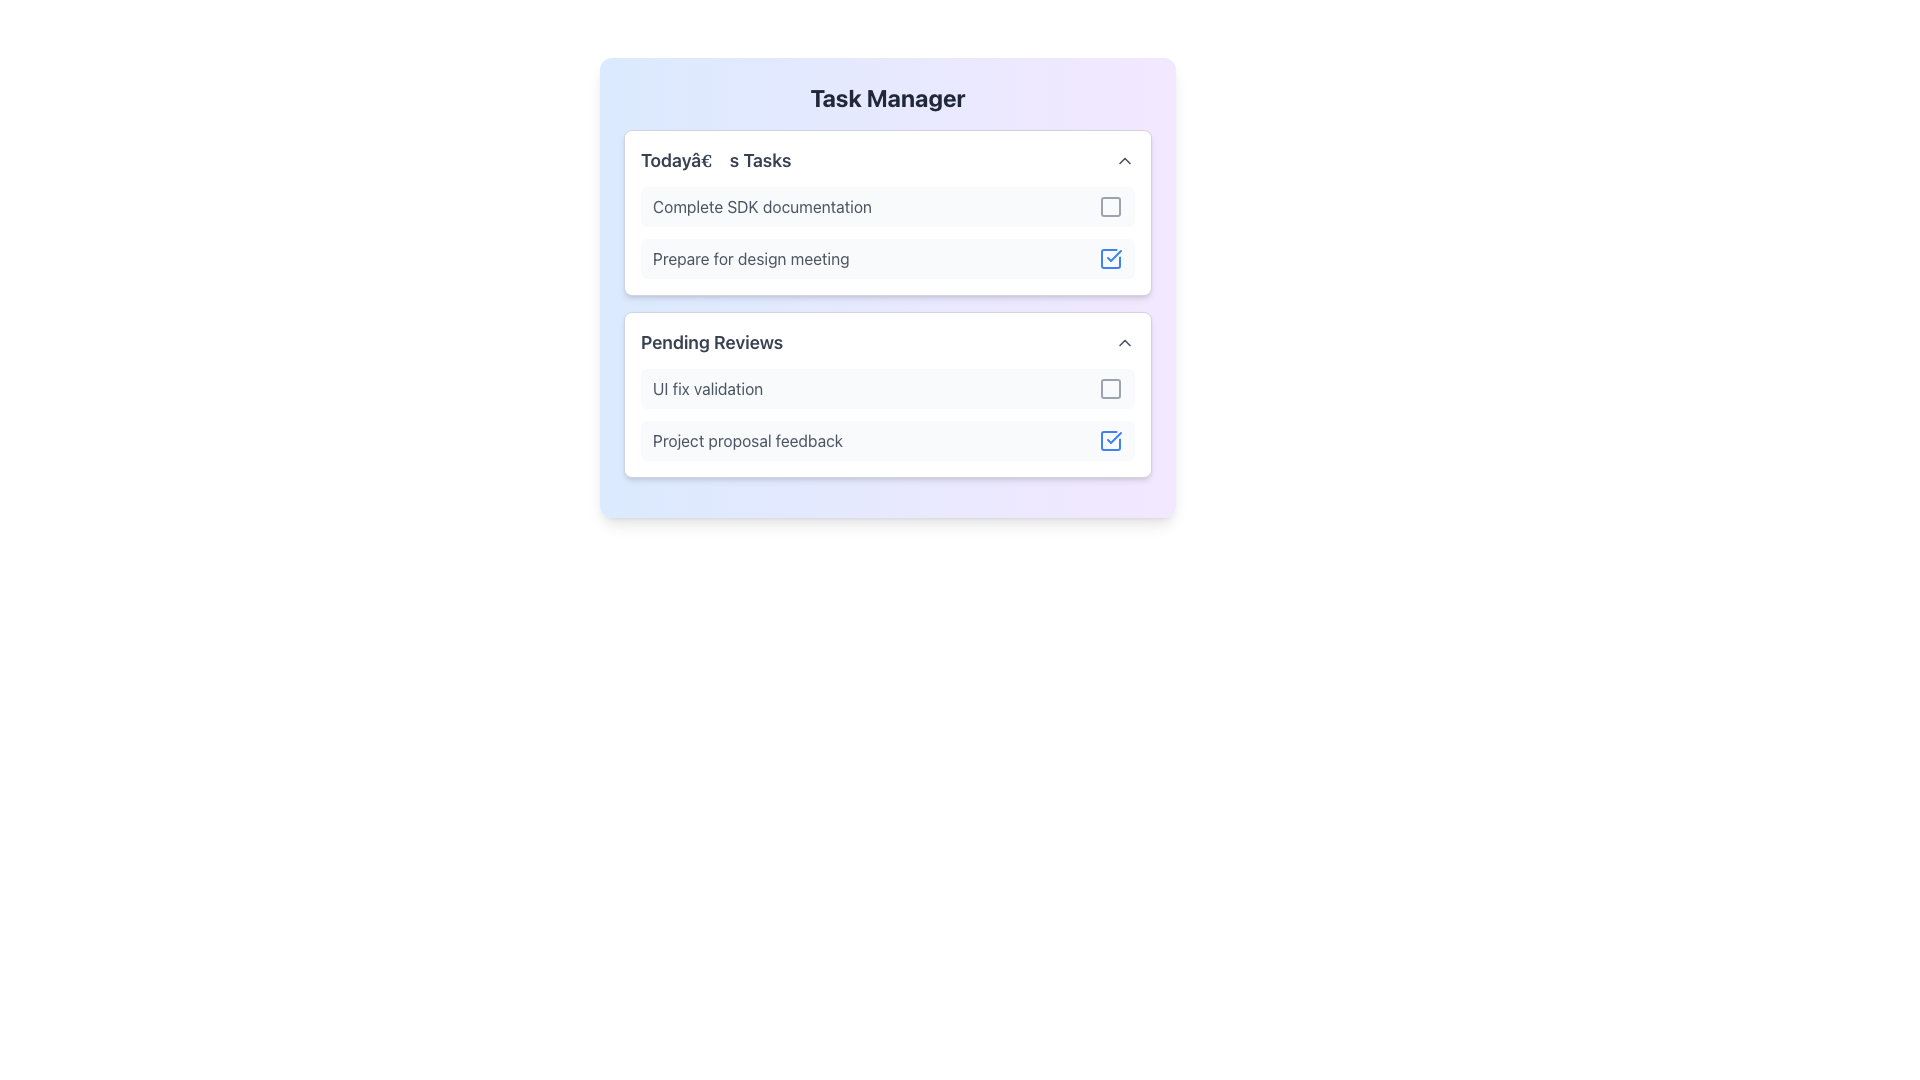 This screenshot has width=1920, height=1080. I want to click on the checkbox used to mark the task 'Prepare for design meeting' as completed, so click(1109, 257).